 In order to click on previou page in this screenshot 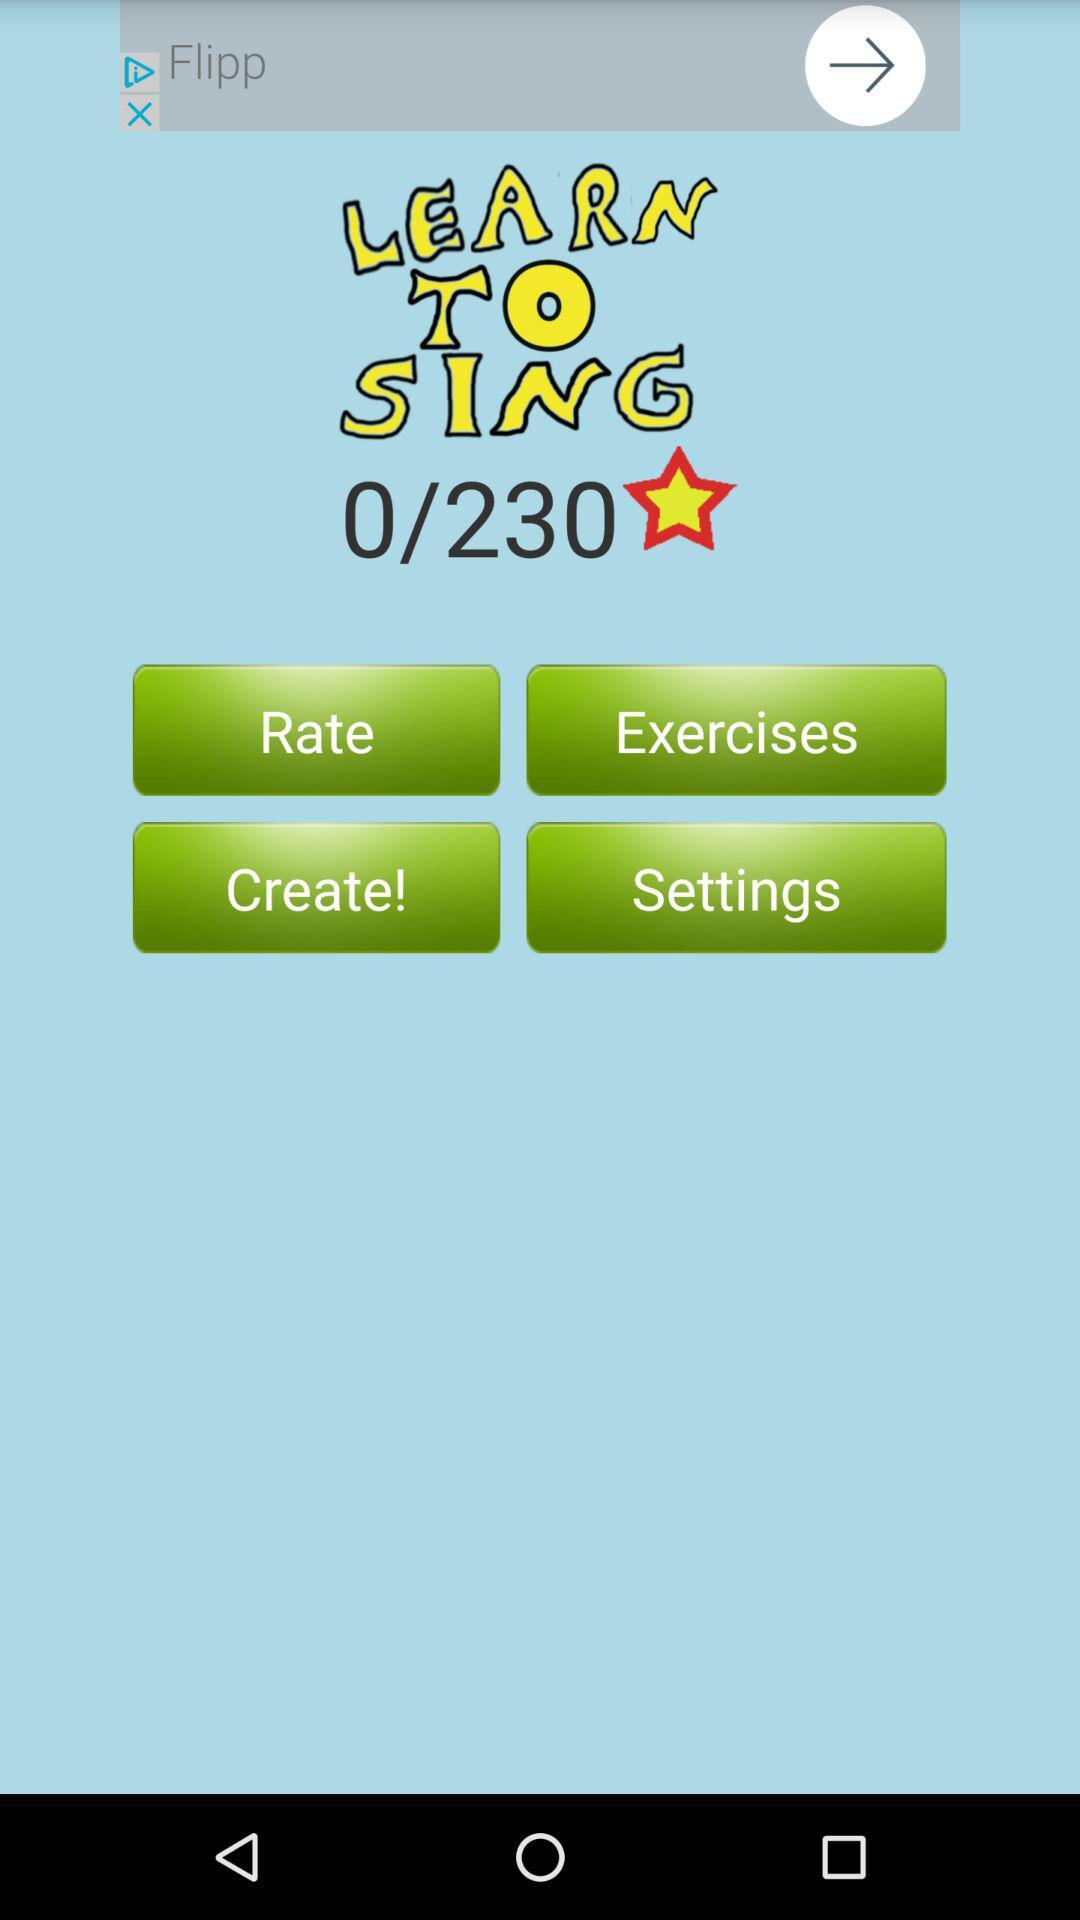, I will do `click(540, 65)`.